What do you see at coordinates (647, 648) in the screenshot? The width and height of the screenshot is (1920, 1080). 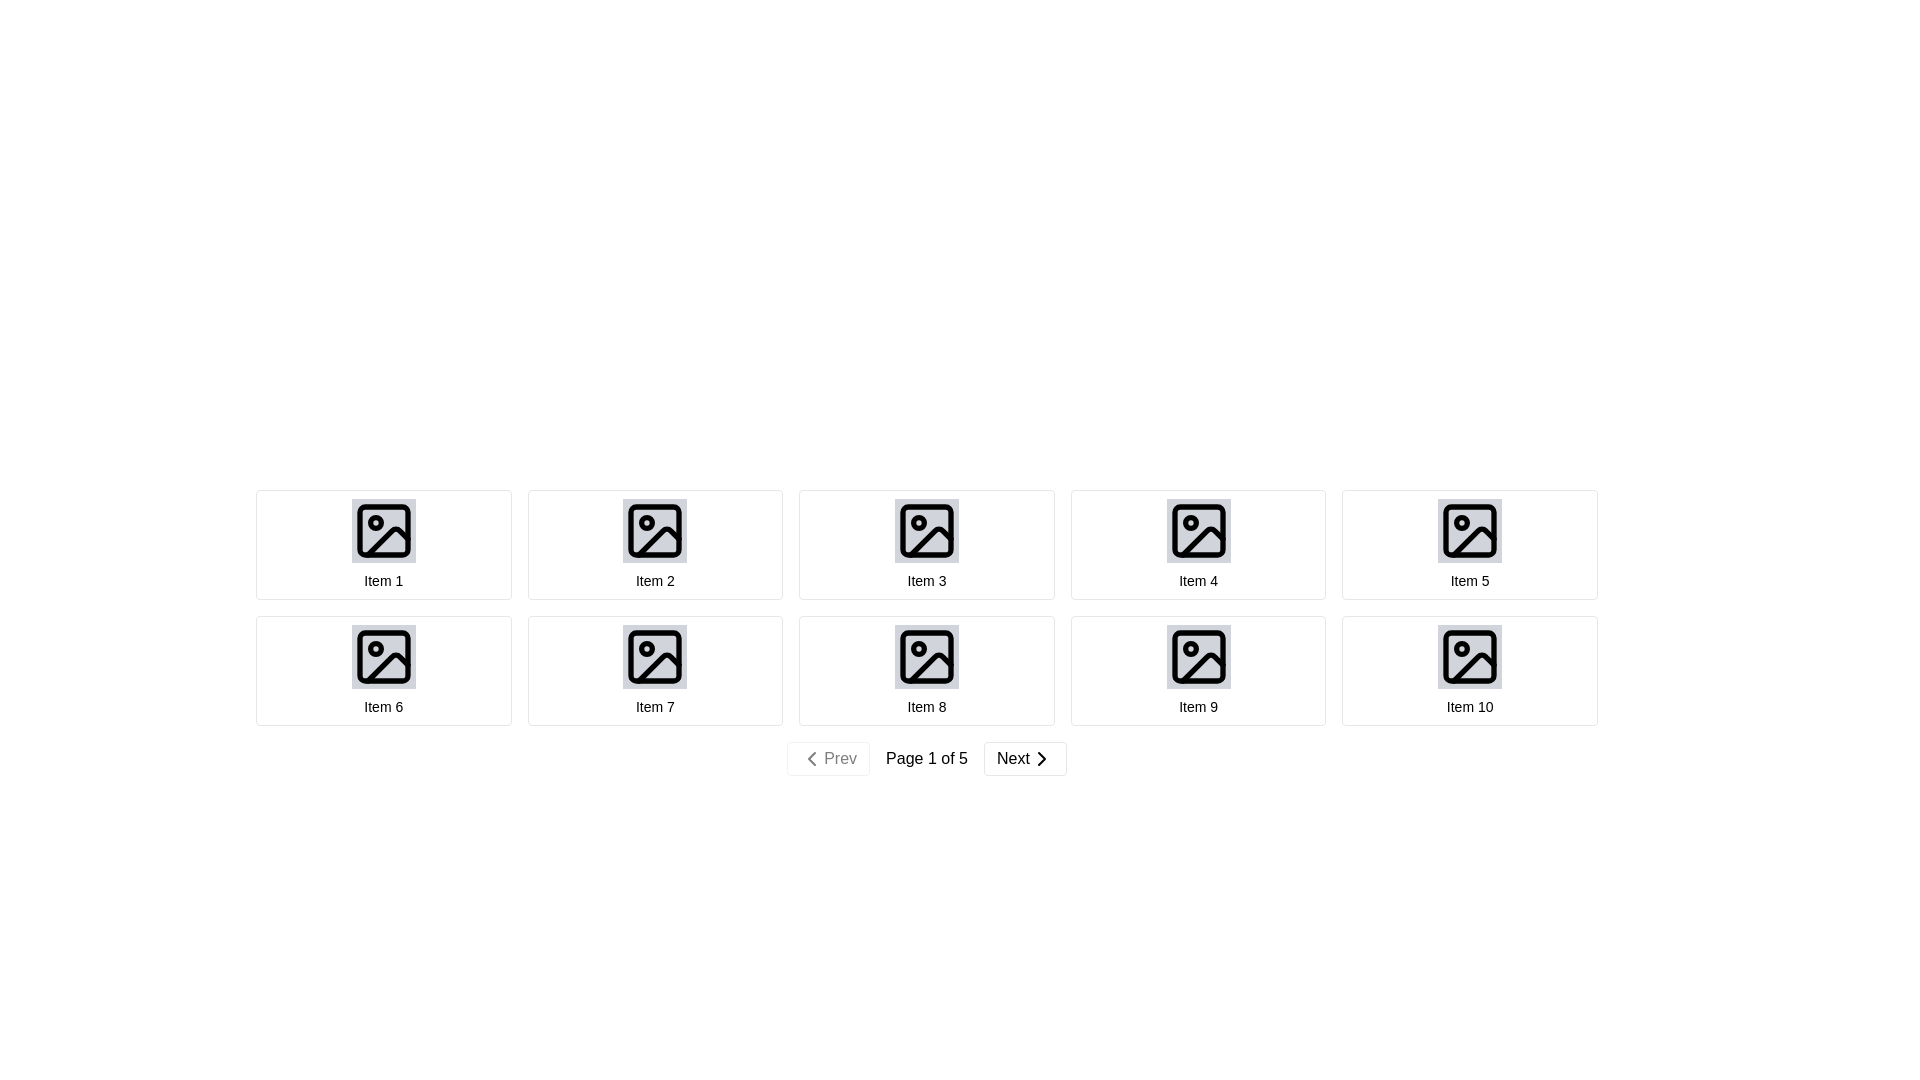 I see `the dot inside the Graphical Icon Component representing 'Item 7'` at bounding box center [647, 648].